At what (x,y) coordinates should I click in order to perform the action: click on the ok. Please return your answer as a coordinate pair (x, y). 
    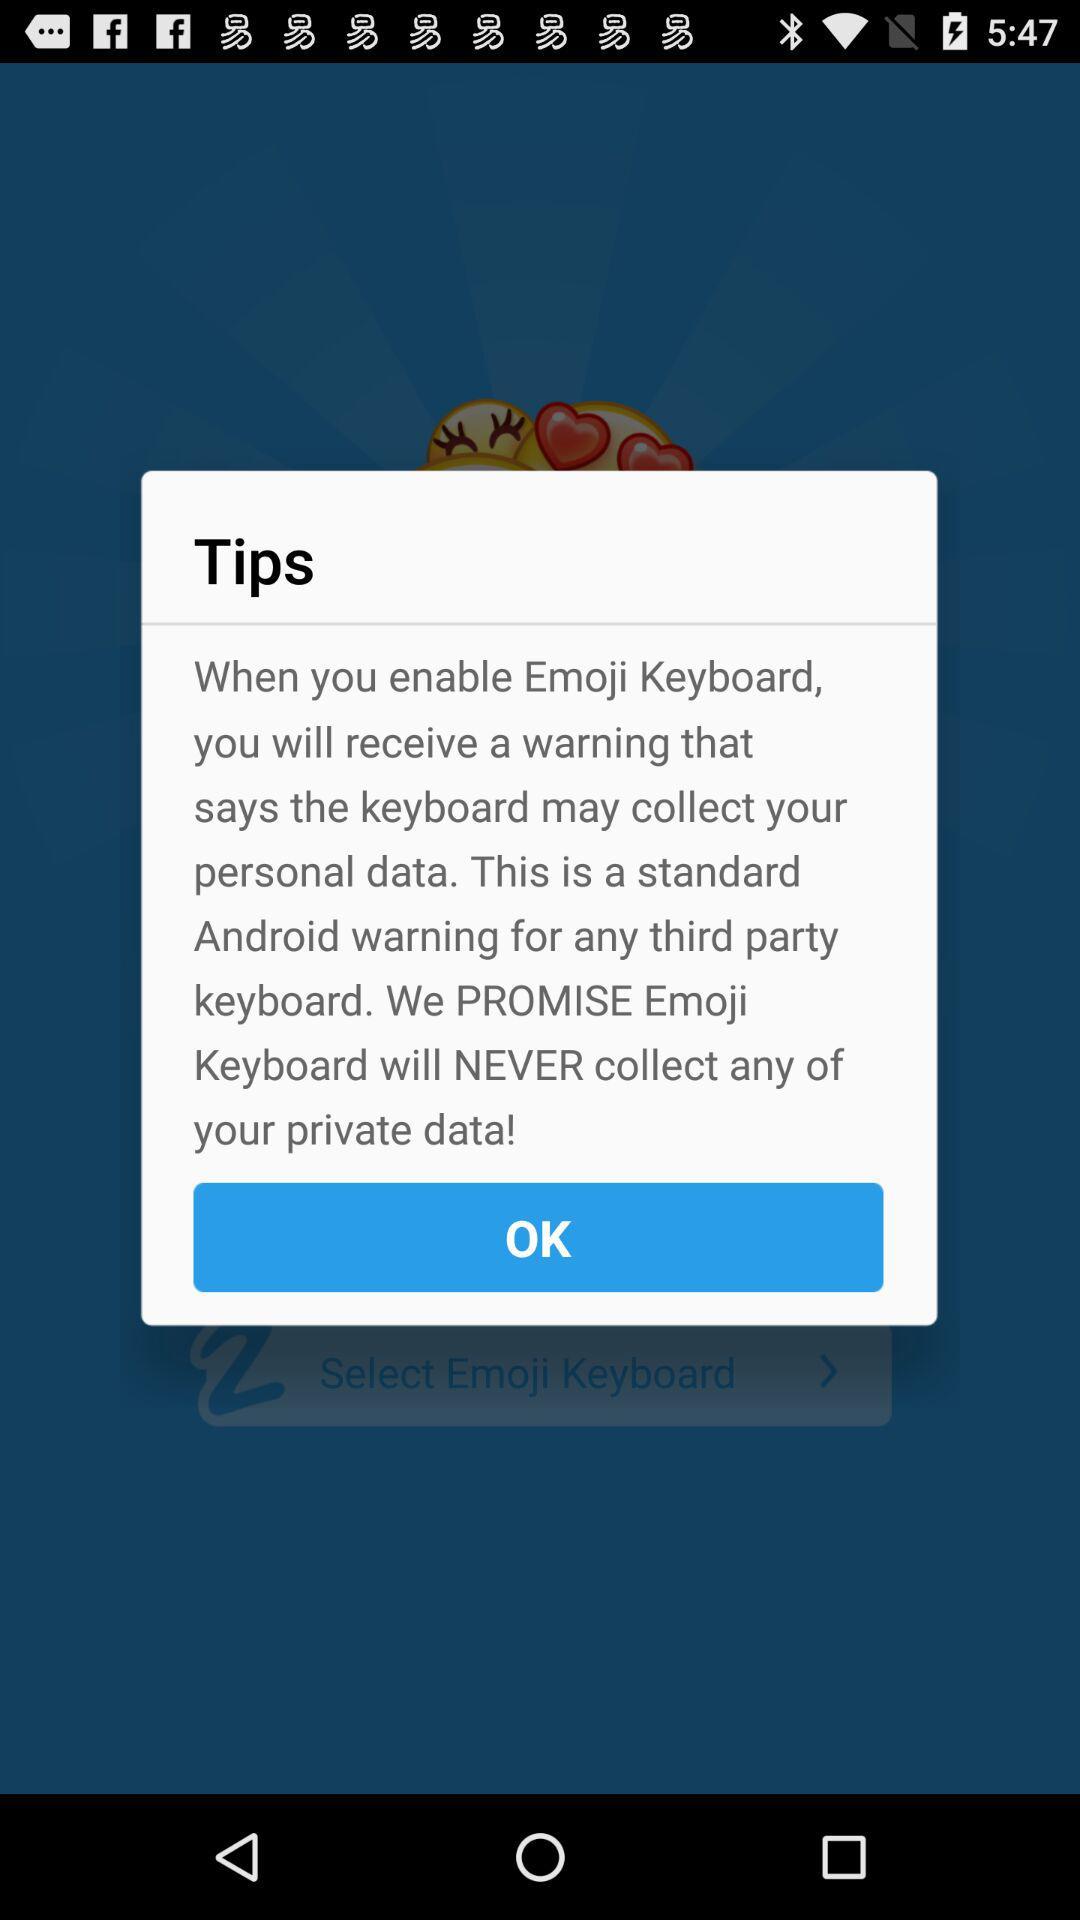
    Looking at the image, I should click on (537, 1236).